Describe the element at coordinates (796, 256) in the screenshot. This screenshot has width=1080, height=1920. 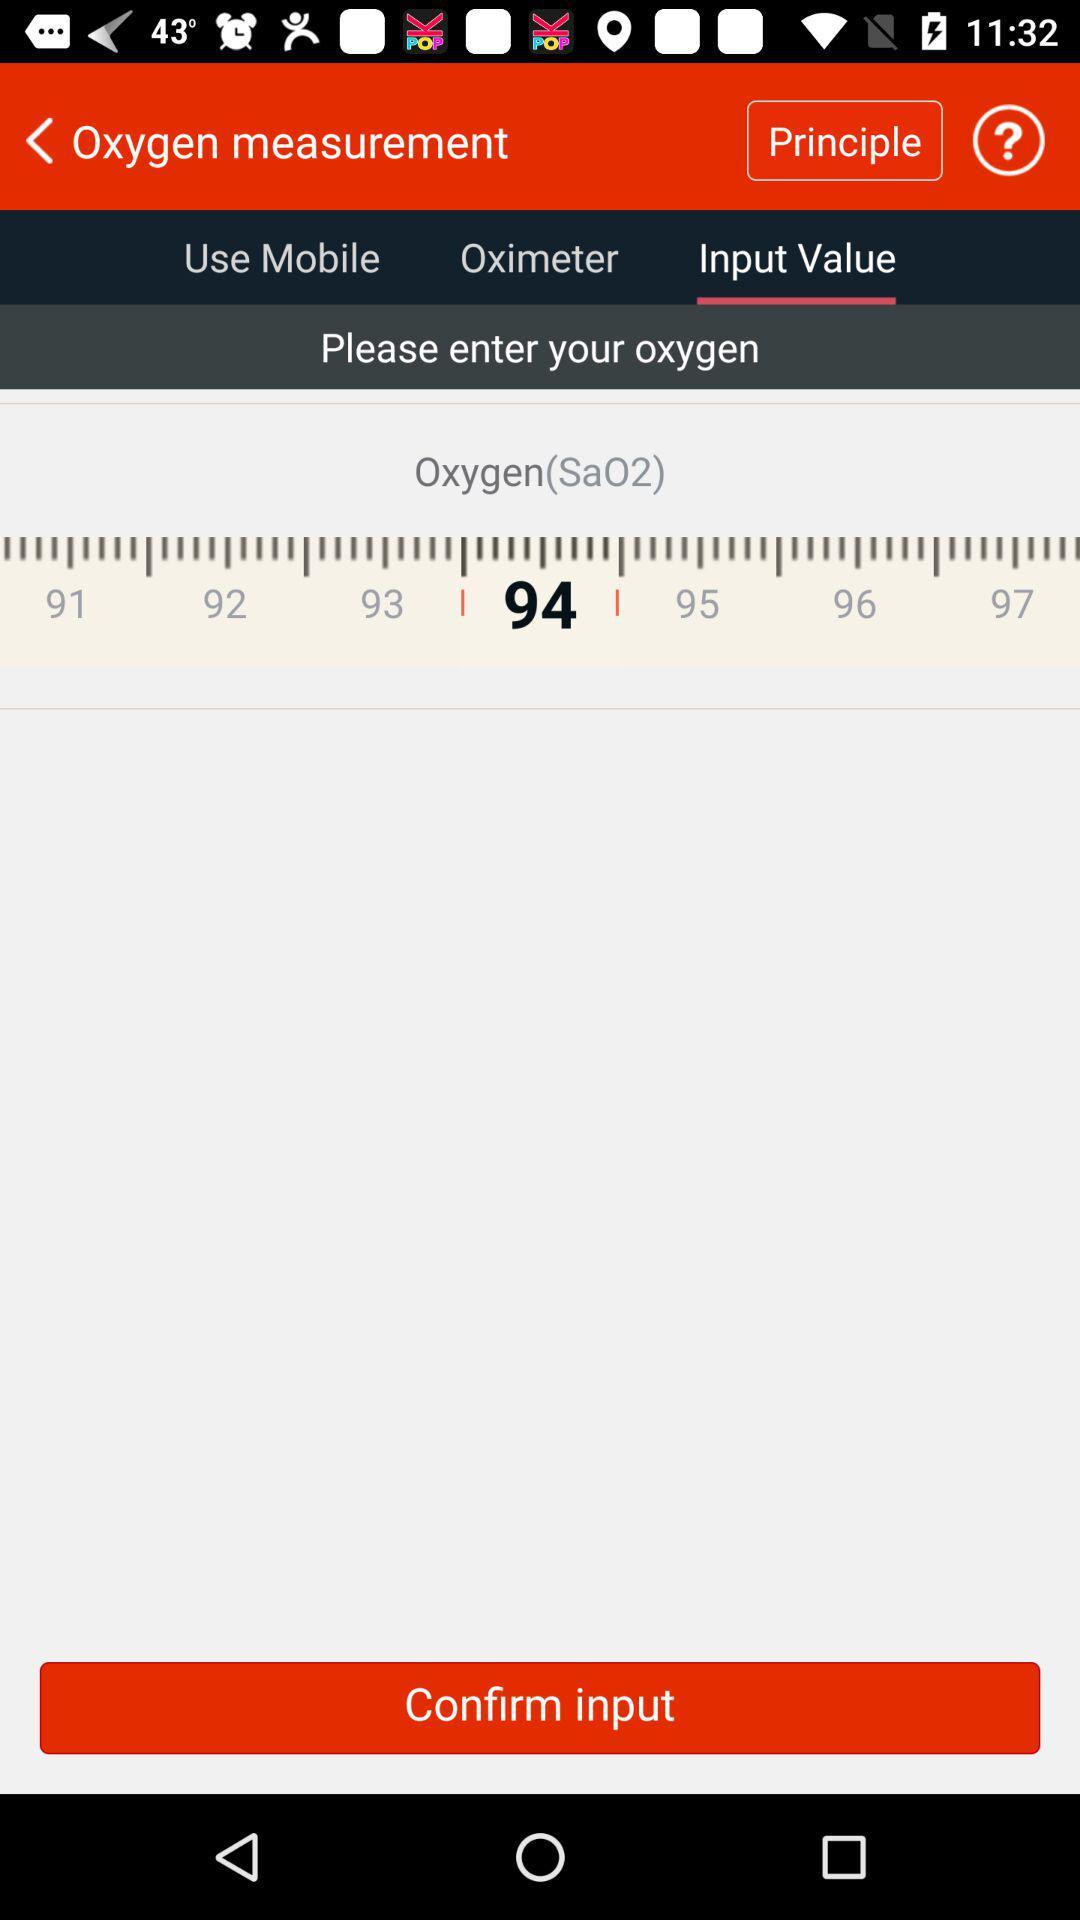
I see `the item below oxygen measurement icon` at that location.